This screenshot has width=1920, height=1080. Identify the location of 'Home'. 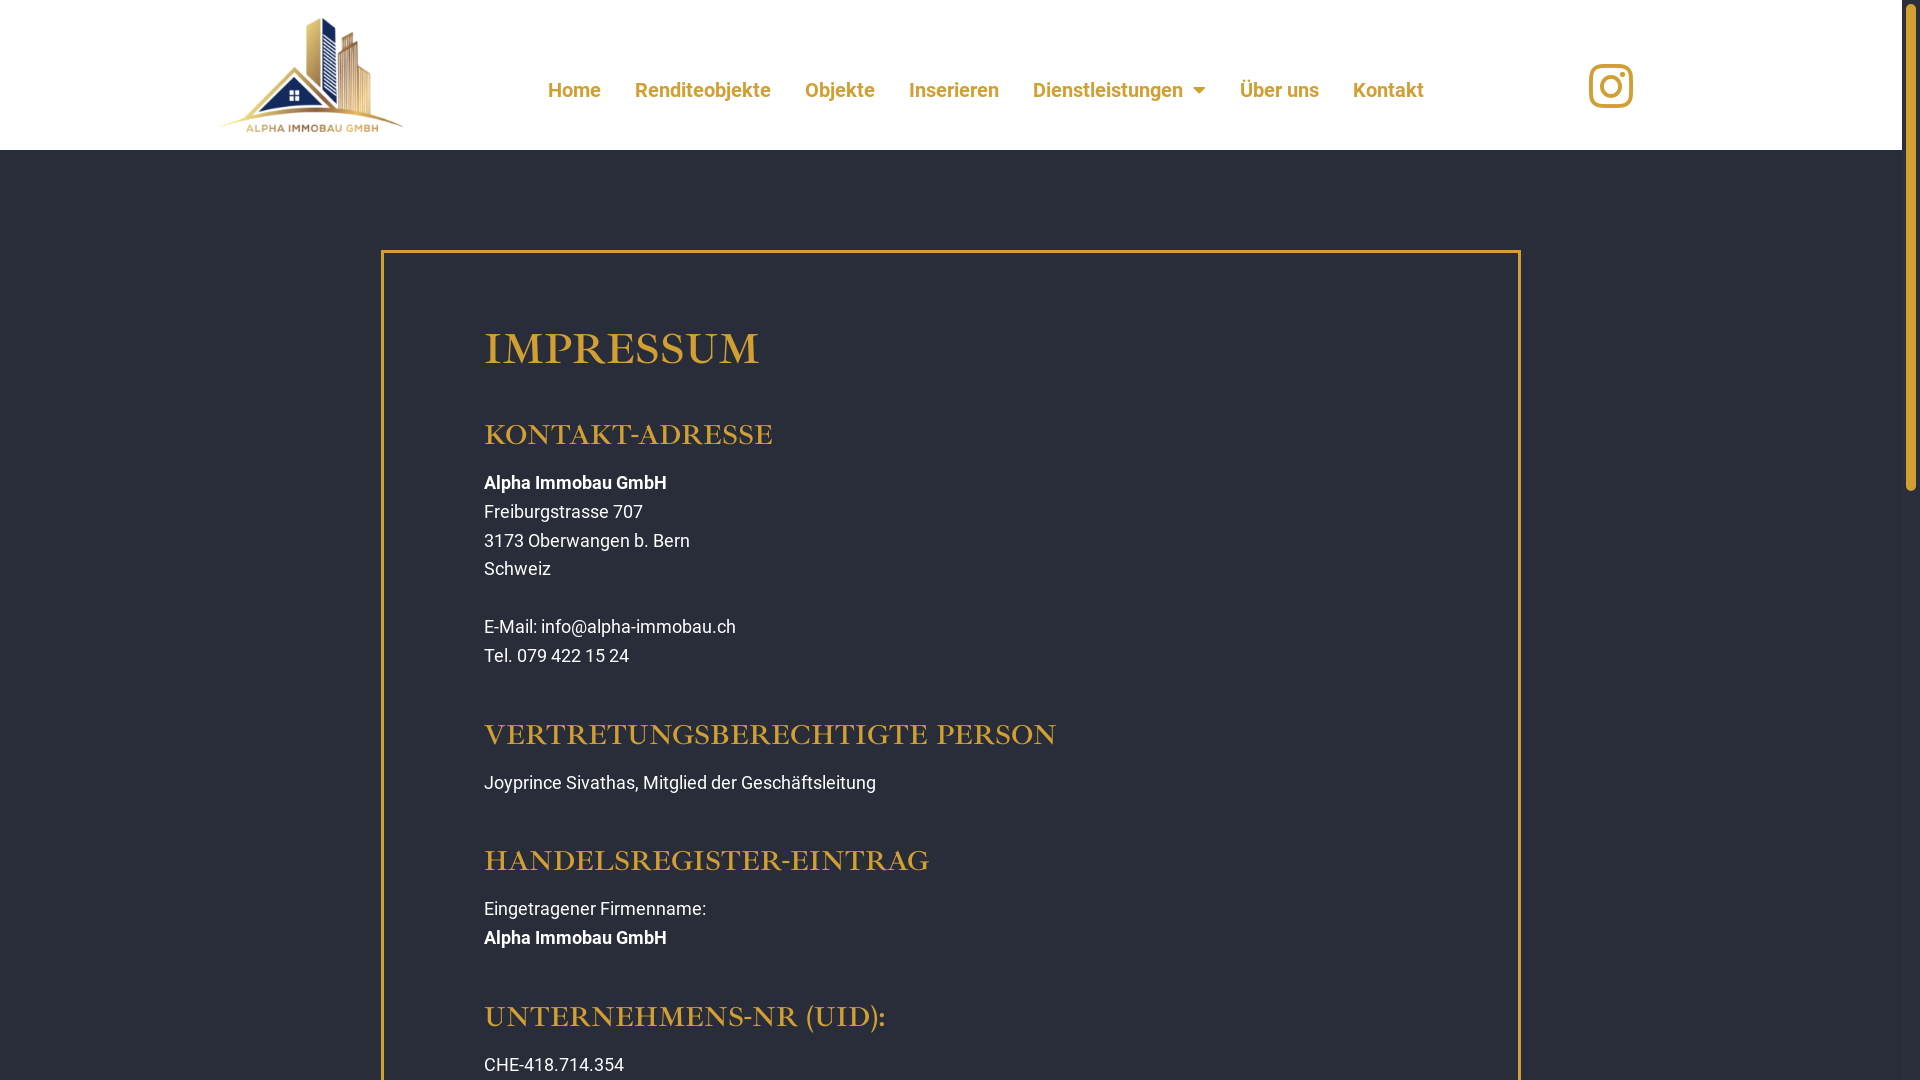
(573, 88).